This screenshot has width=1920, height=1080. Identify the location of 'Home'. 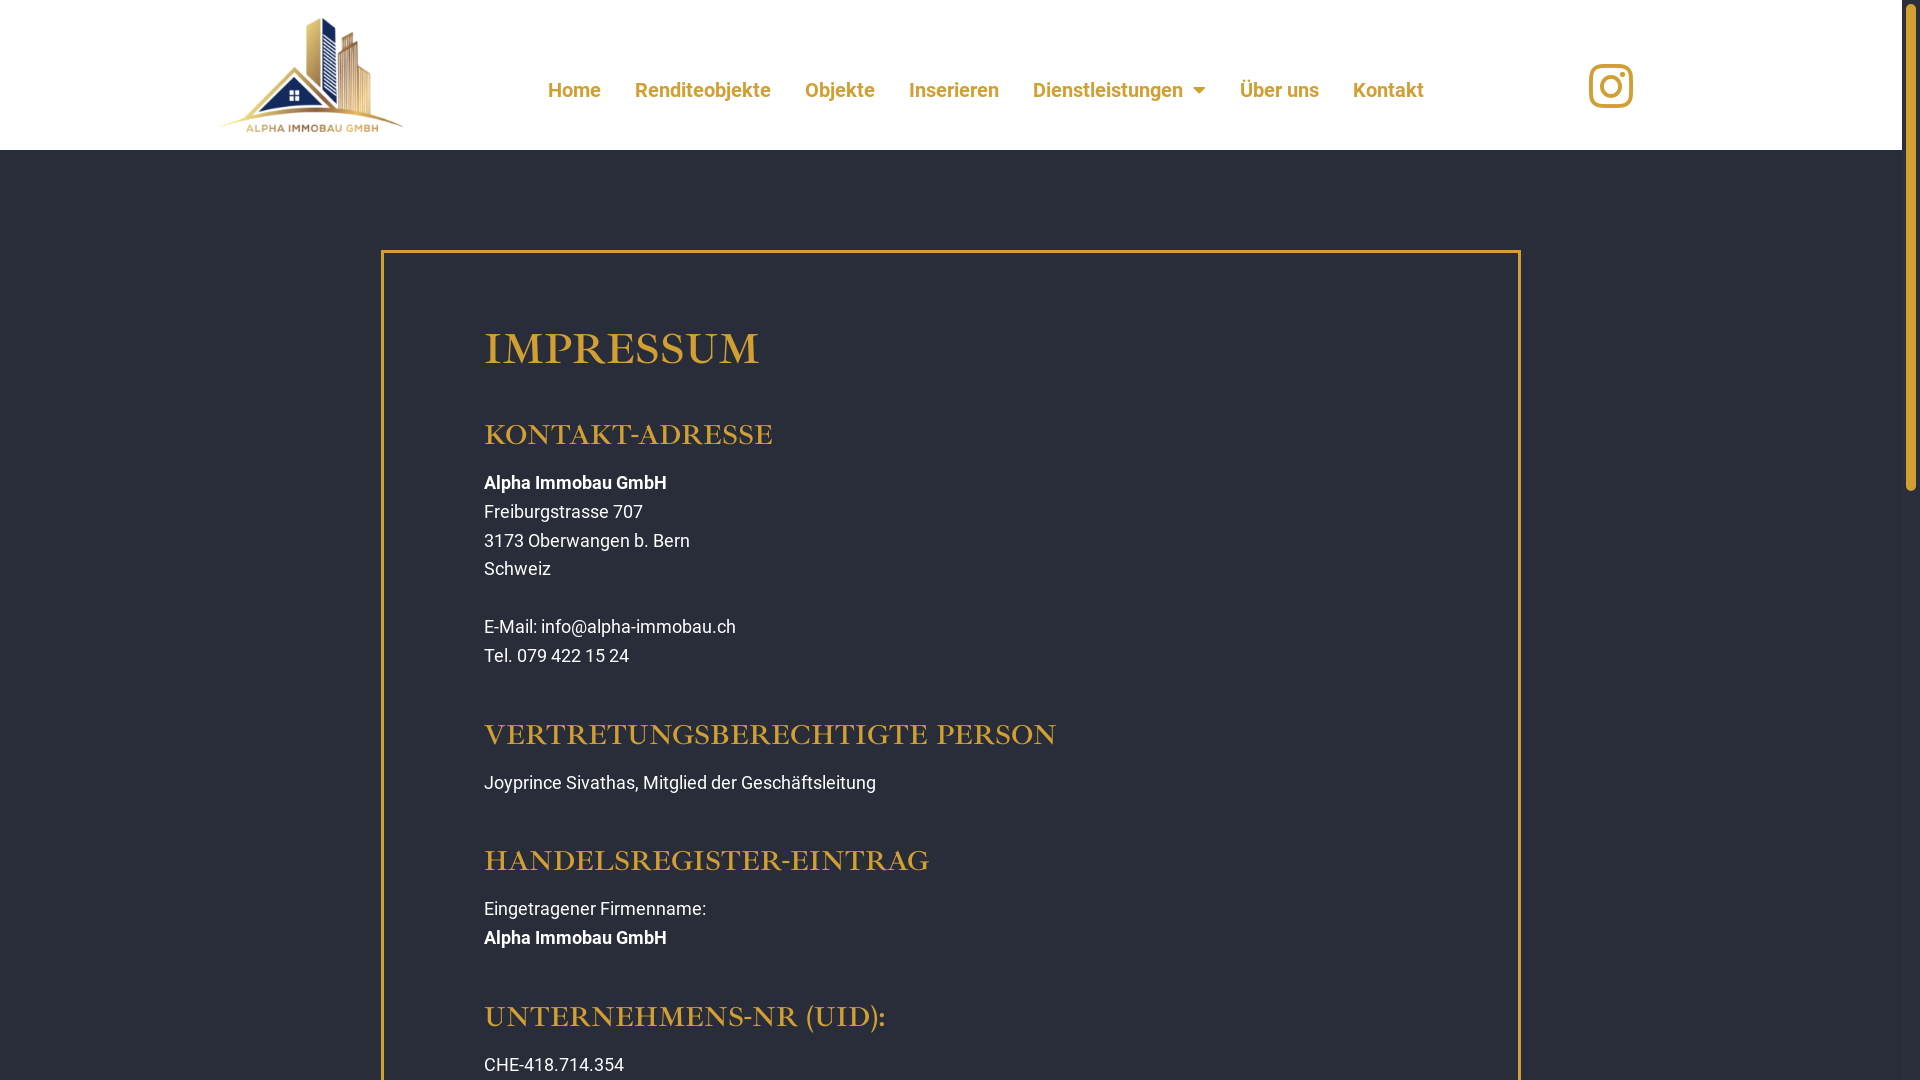
(573, 88).